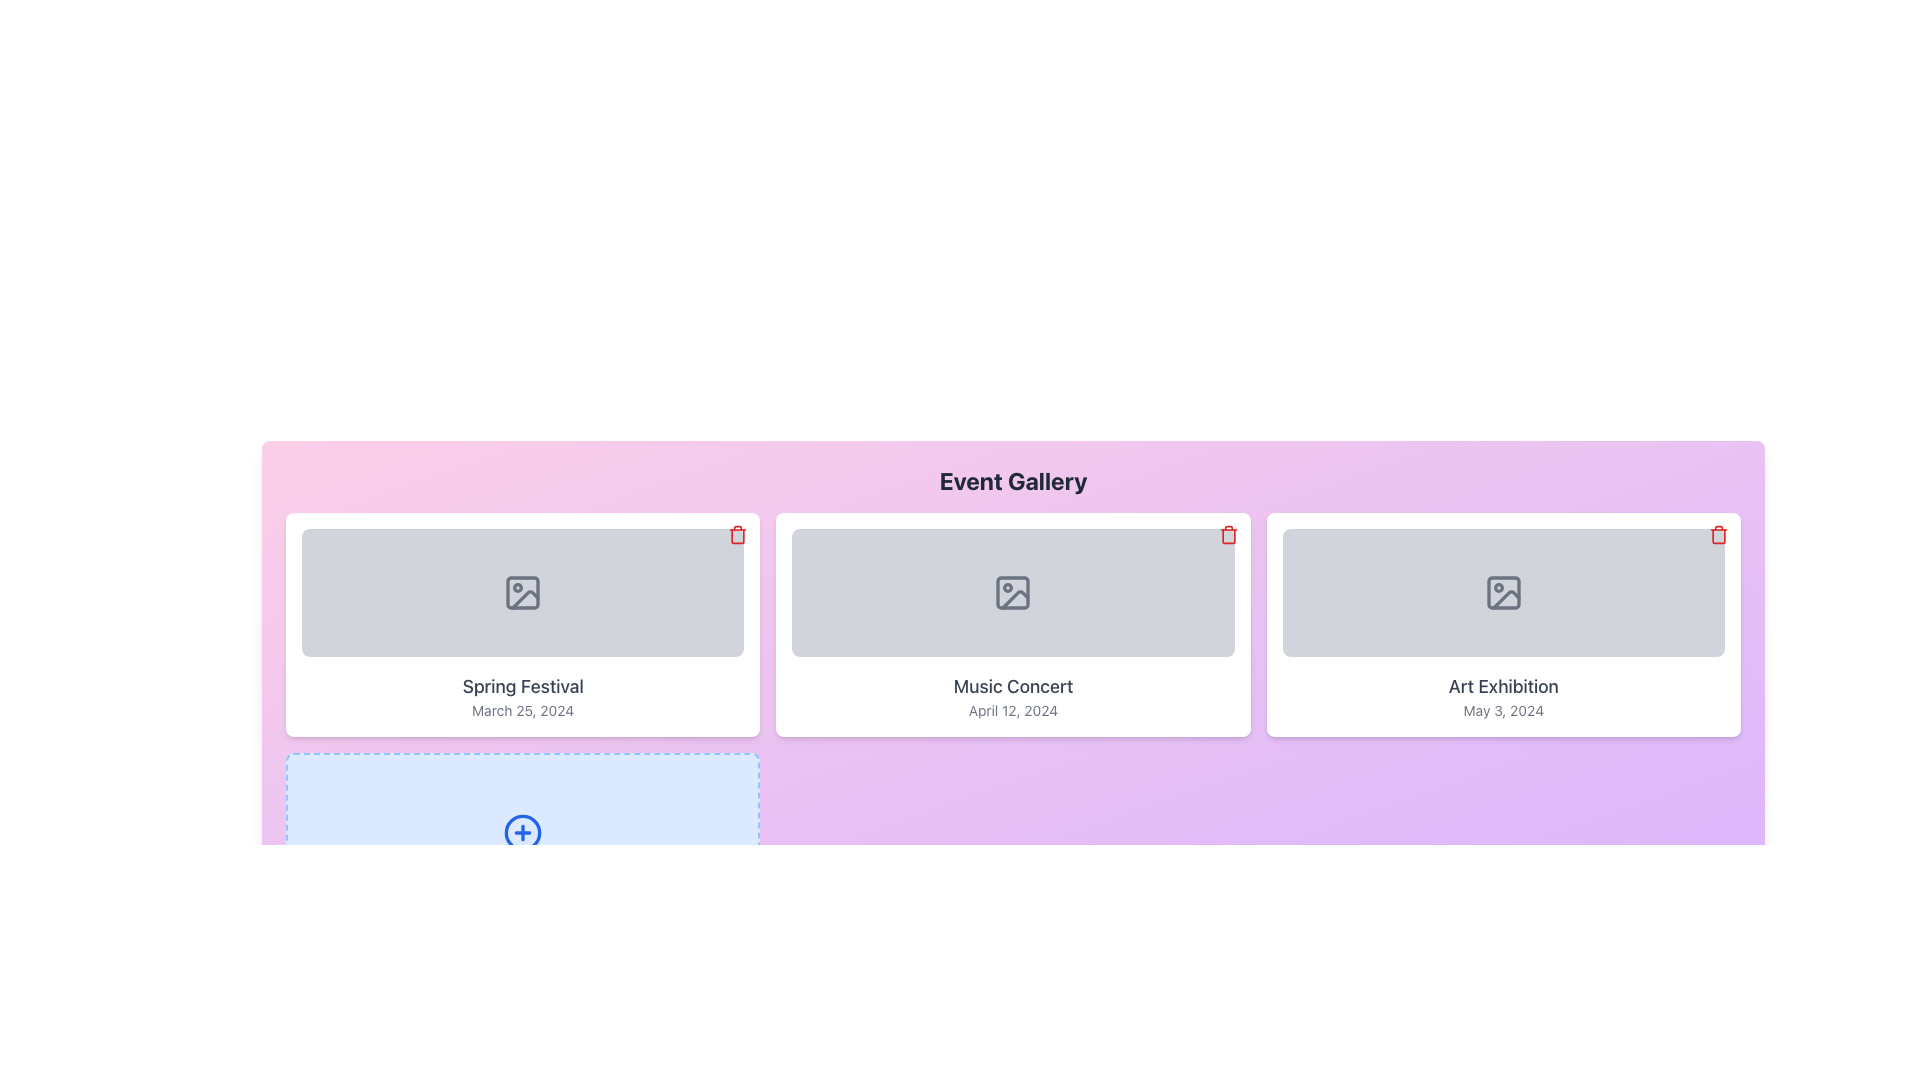 This screenshot has width=1920, height=1080. Describe the element at coordinates (1013, 592) in the screenshot. I see `the large gray image placeholder located at the top center of the 'Music Concert' card, positioned above the title and date text` at that location.